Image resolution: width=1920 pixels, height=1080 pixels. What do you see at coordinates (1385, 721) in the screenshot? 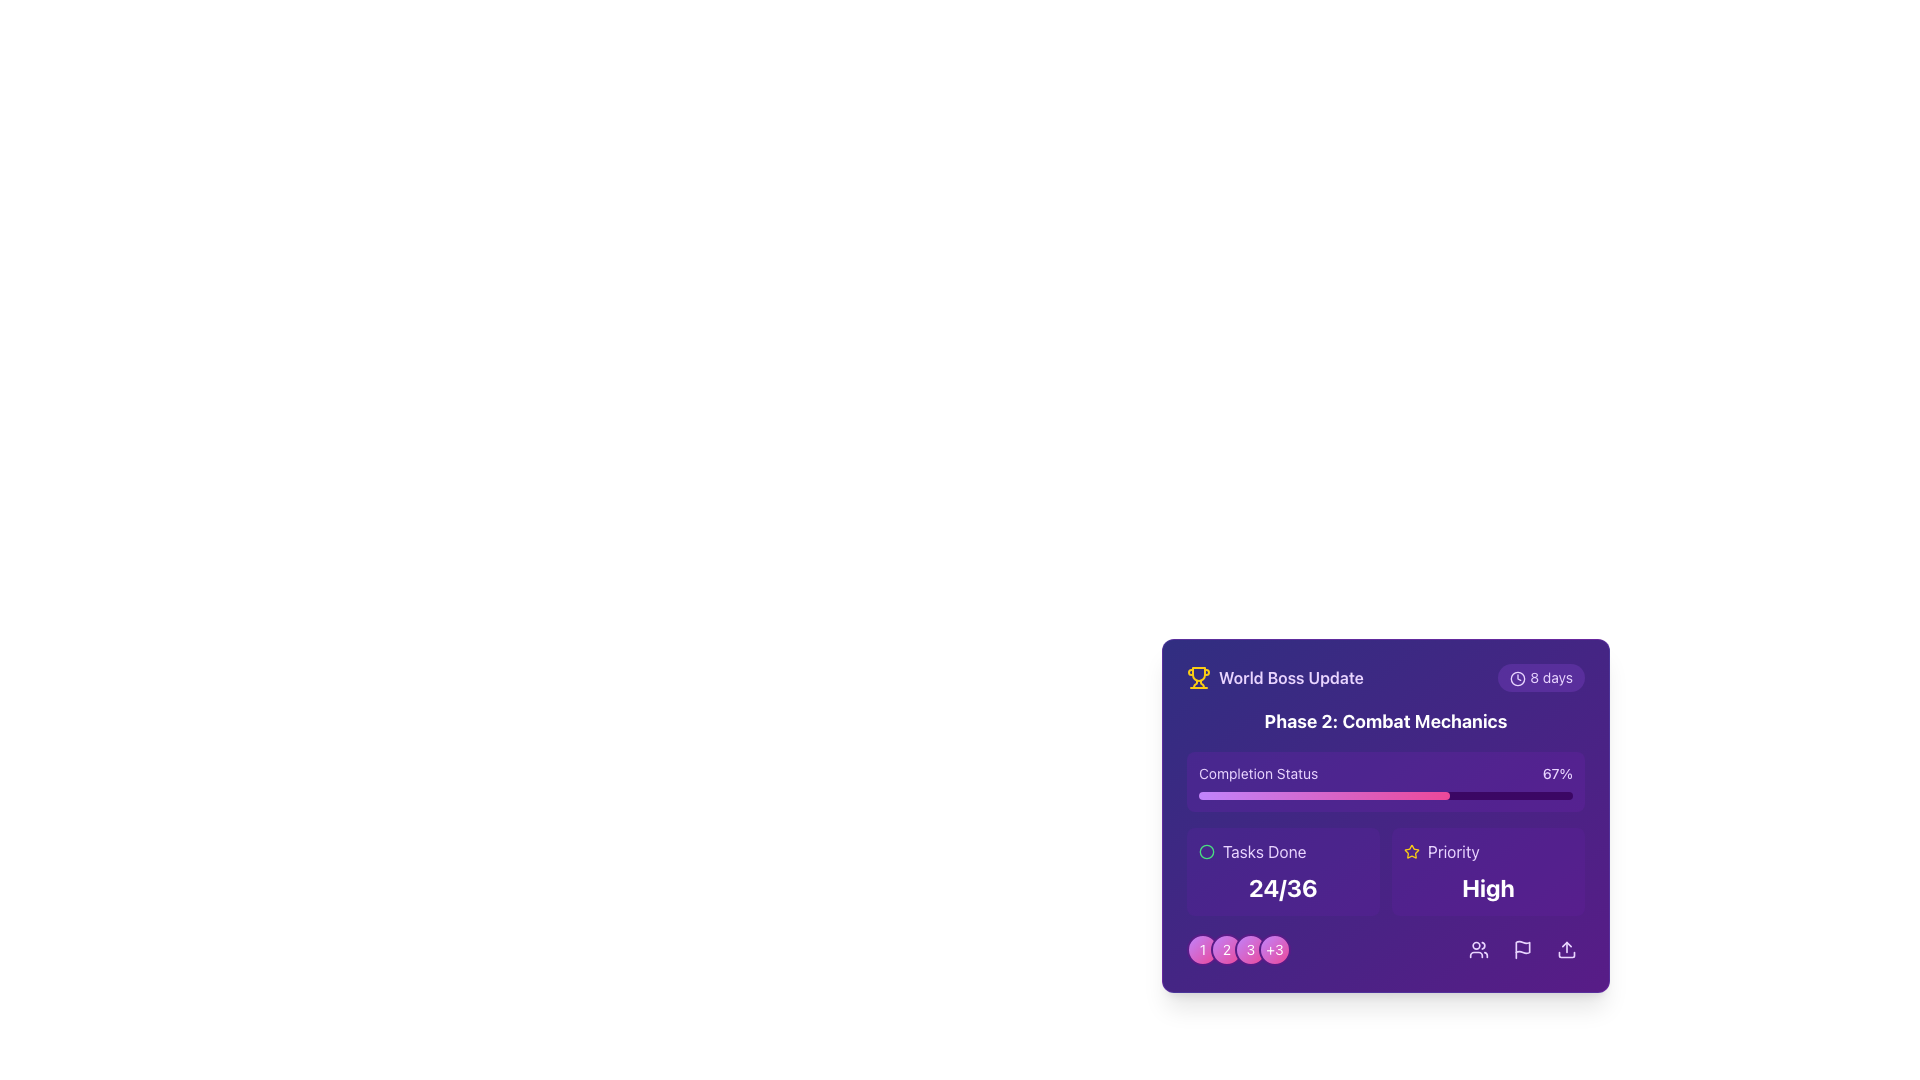
I see `the text label displaying 'Phase 2: Combat Mechanics' which is styled with bold white text on a purple background, located centrally within a card interface` at bounding box center [1385, 721].